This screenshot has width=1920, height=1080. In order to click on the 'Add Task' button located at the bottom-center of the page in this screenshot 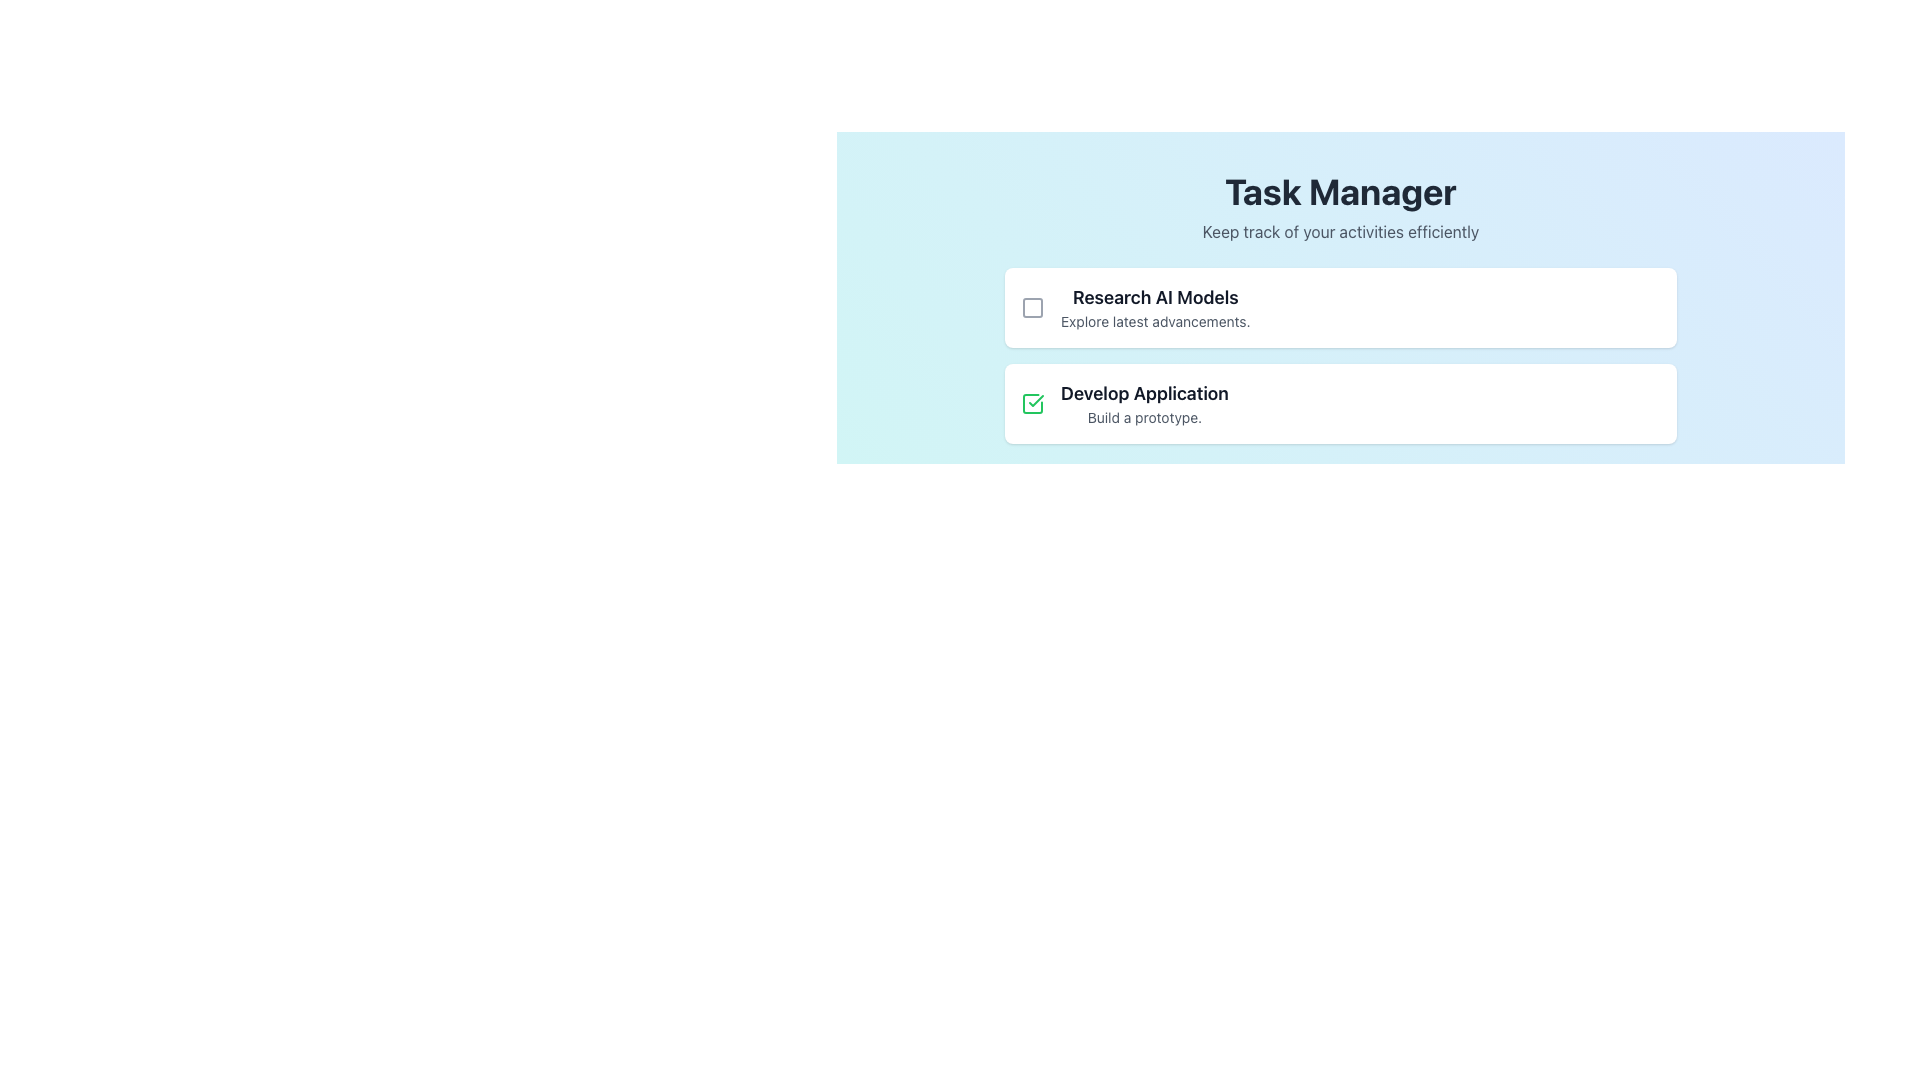, I will do `click(1208, 488)`.